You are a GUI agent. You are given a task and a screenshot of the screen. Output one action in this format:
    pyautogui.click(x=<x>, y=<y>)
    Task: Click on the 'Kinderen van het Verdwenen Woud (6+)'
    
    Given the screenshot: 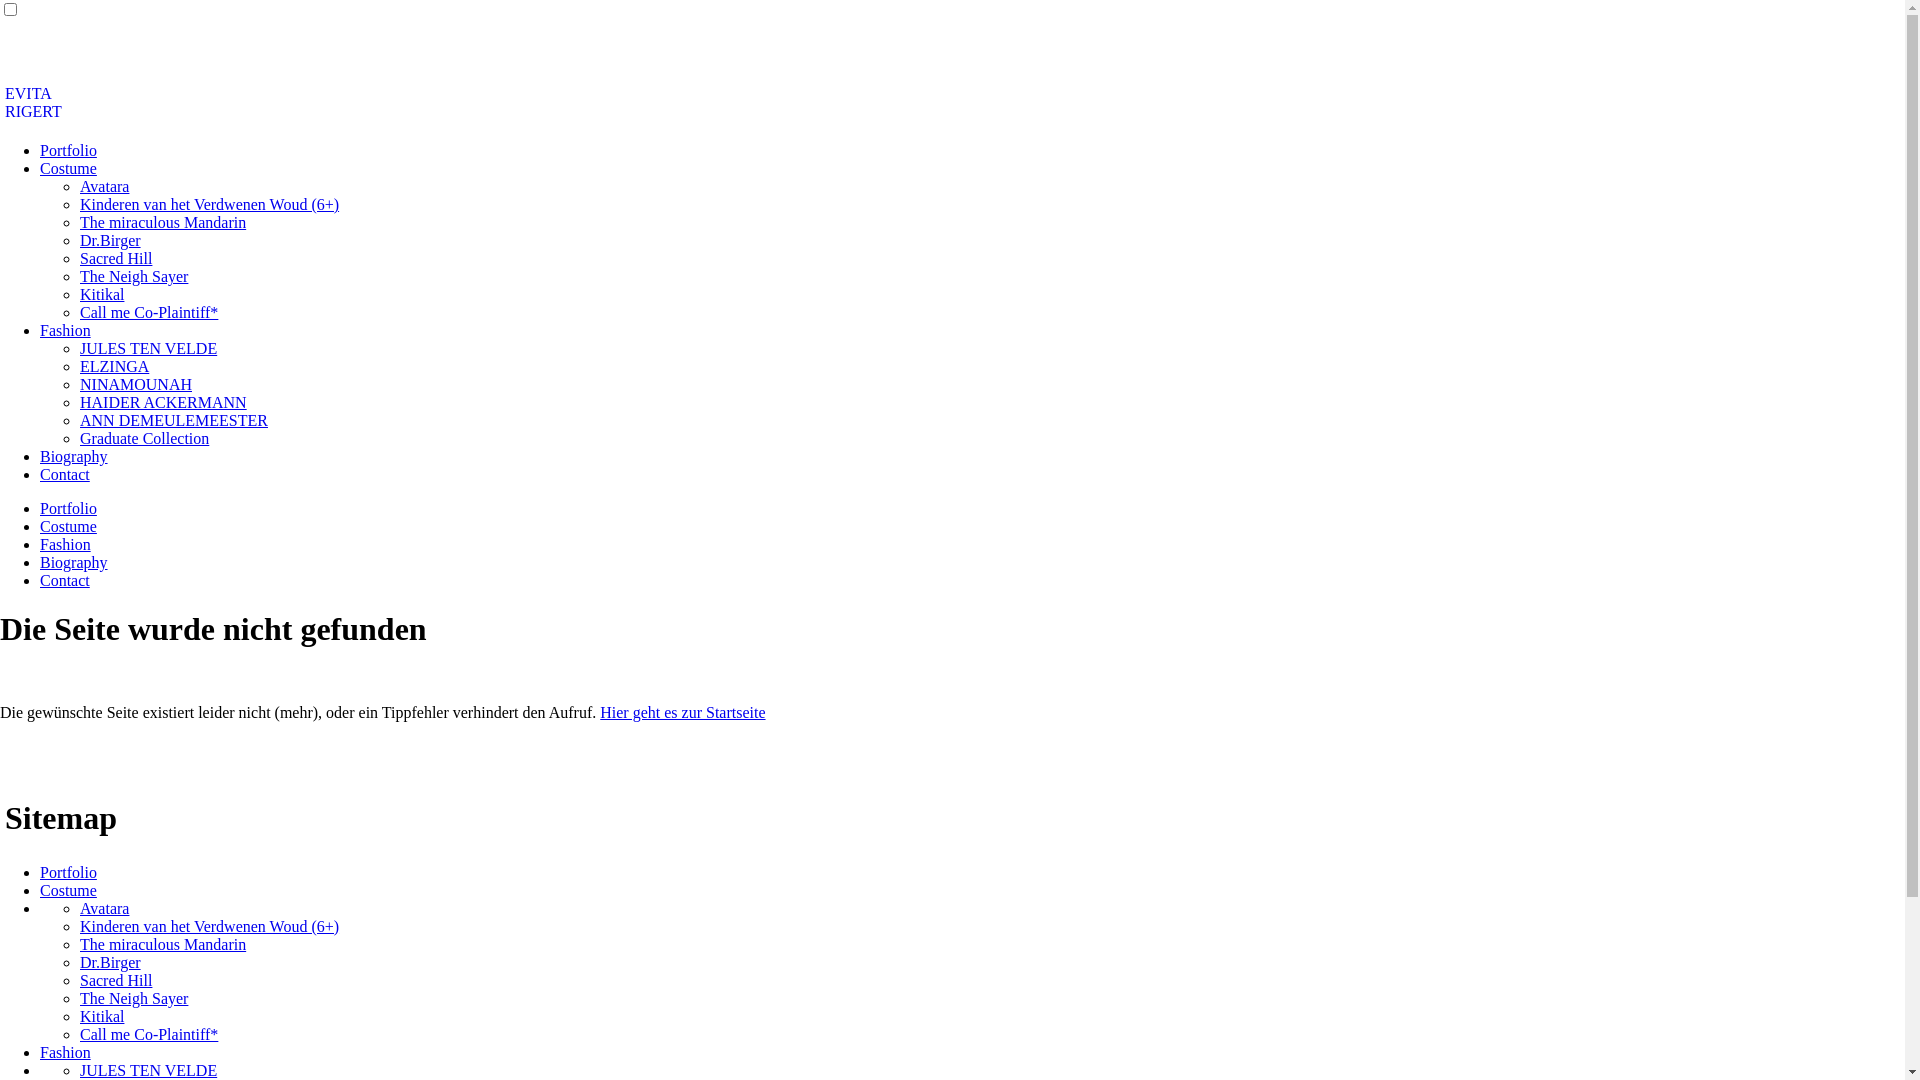 What is the action you would take?
    pyautogui.click(x=80, y=926)
    